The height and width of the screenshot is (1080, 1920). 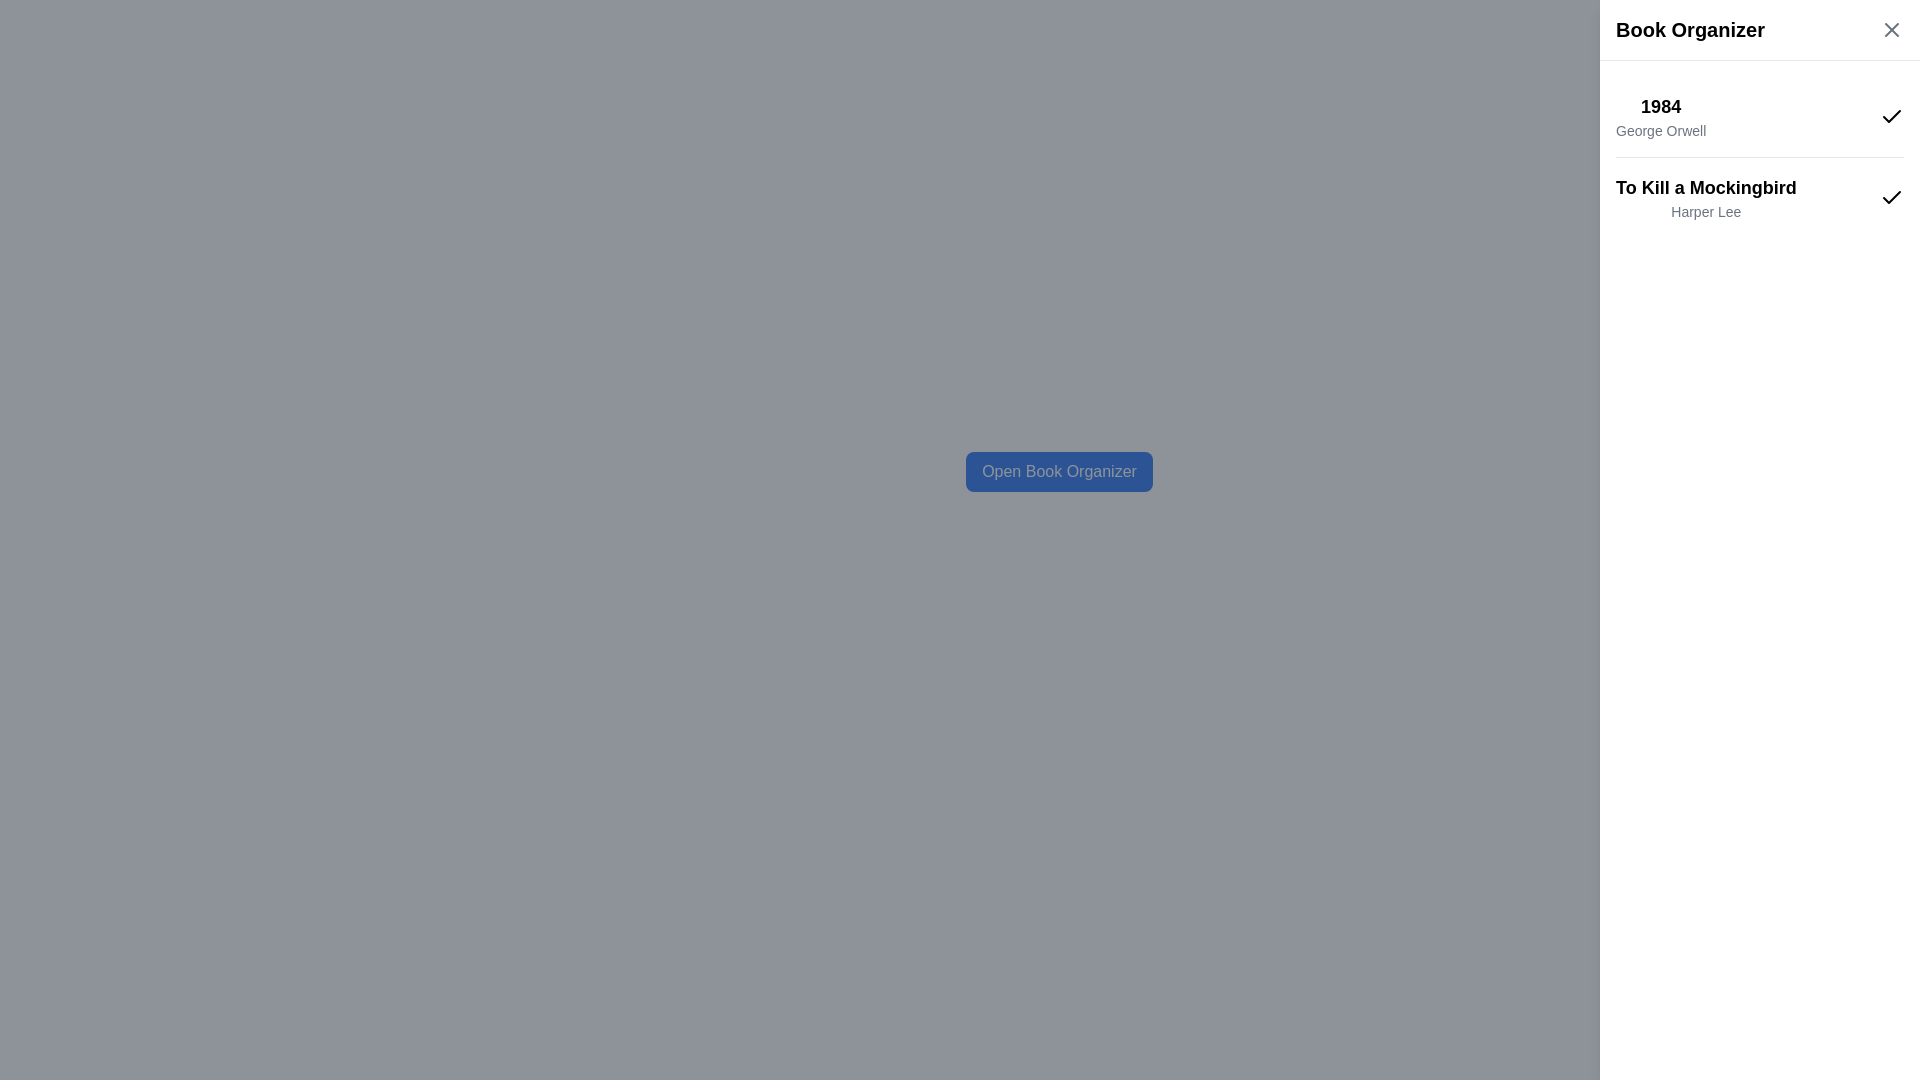 What do you see at coordinates (1890, 197) in the screenshot?
I see `the checkmark icon located in the upper-right corner of the card for 'To Kill a Mockingbird' by Harper Lee` at bounding box center [1890, 197].